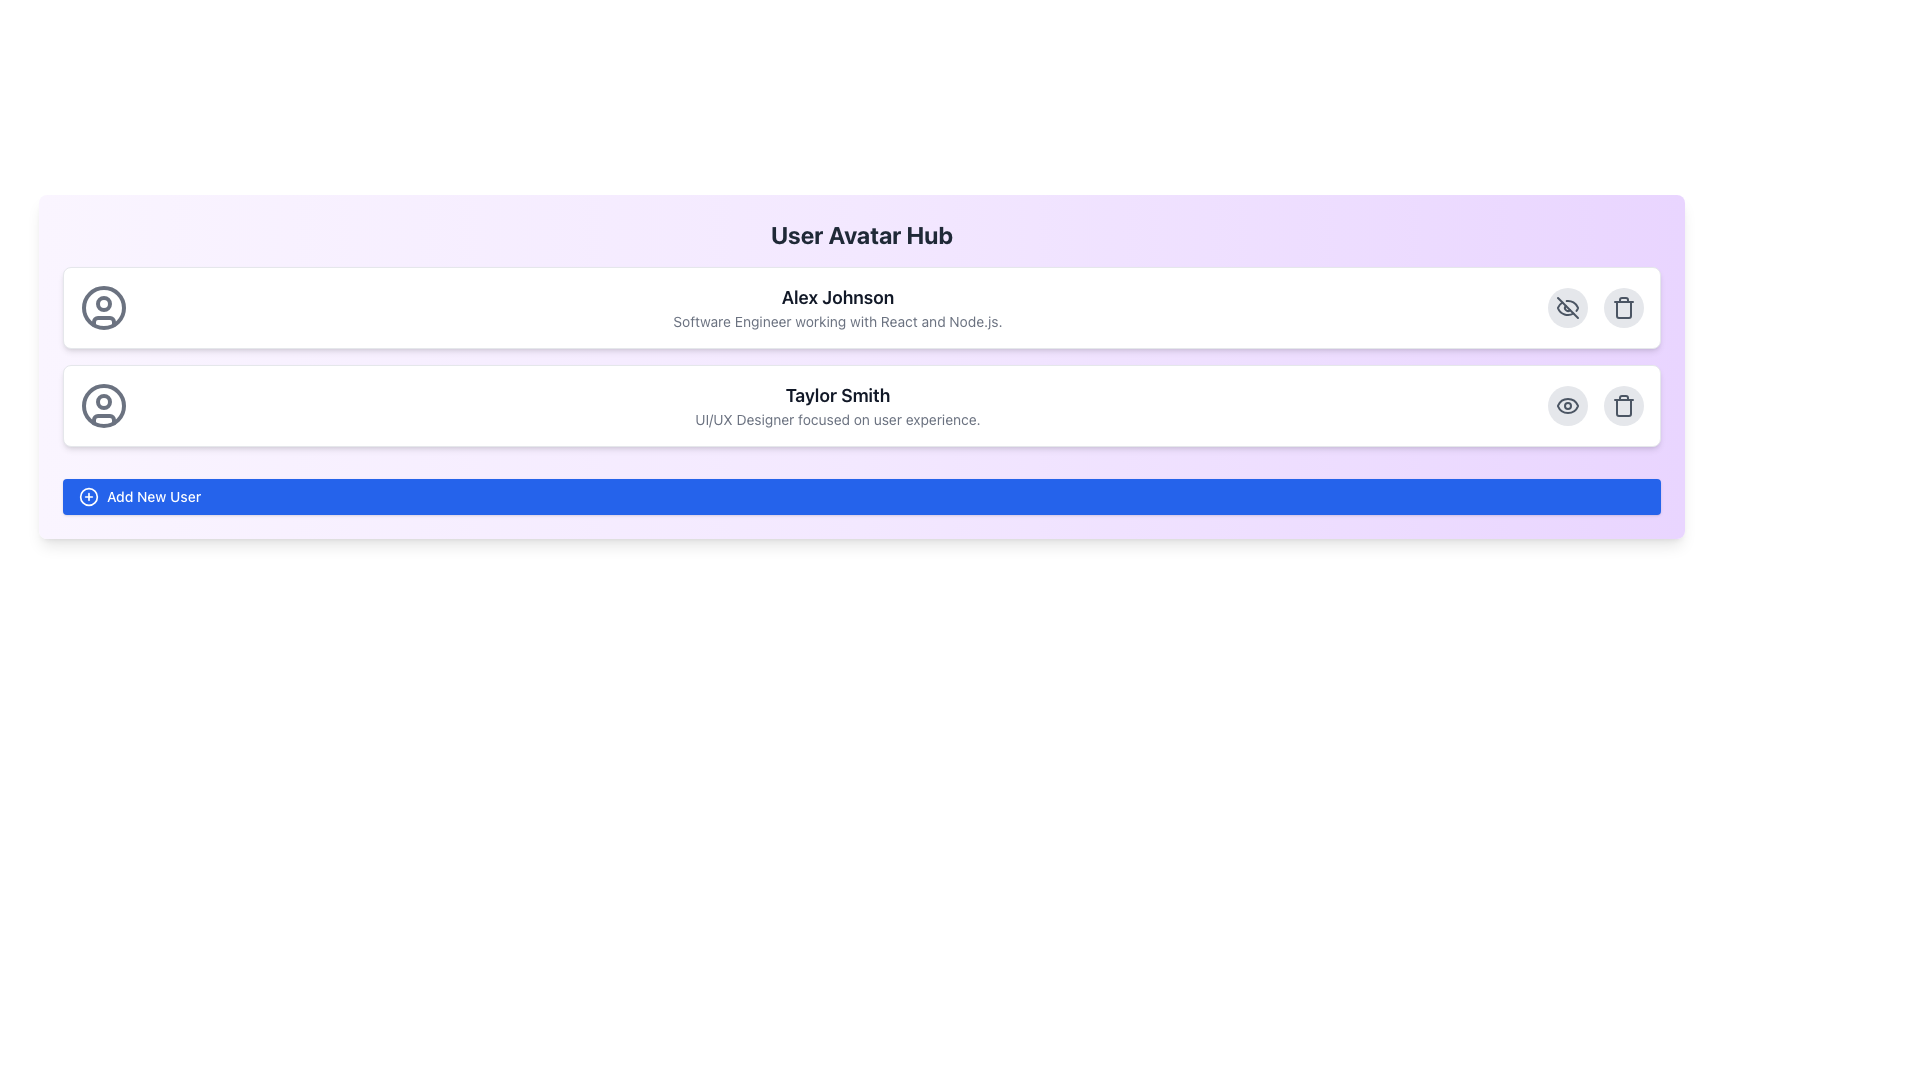 The height and width of the screenshot is (1080, 1920). I want to click on the Text Label displaying 'Alex Johnson' in bold, black, sans-serif font, located above the text 'Software Engineer working with React and Node.js.', so click(838, 297).